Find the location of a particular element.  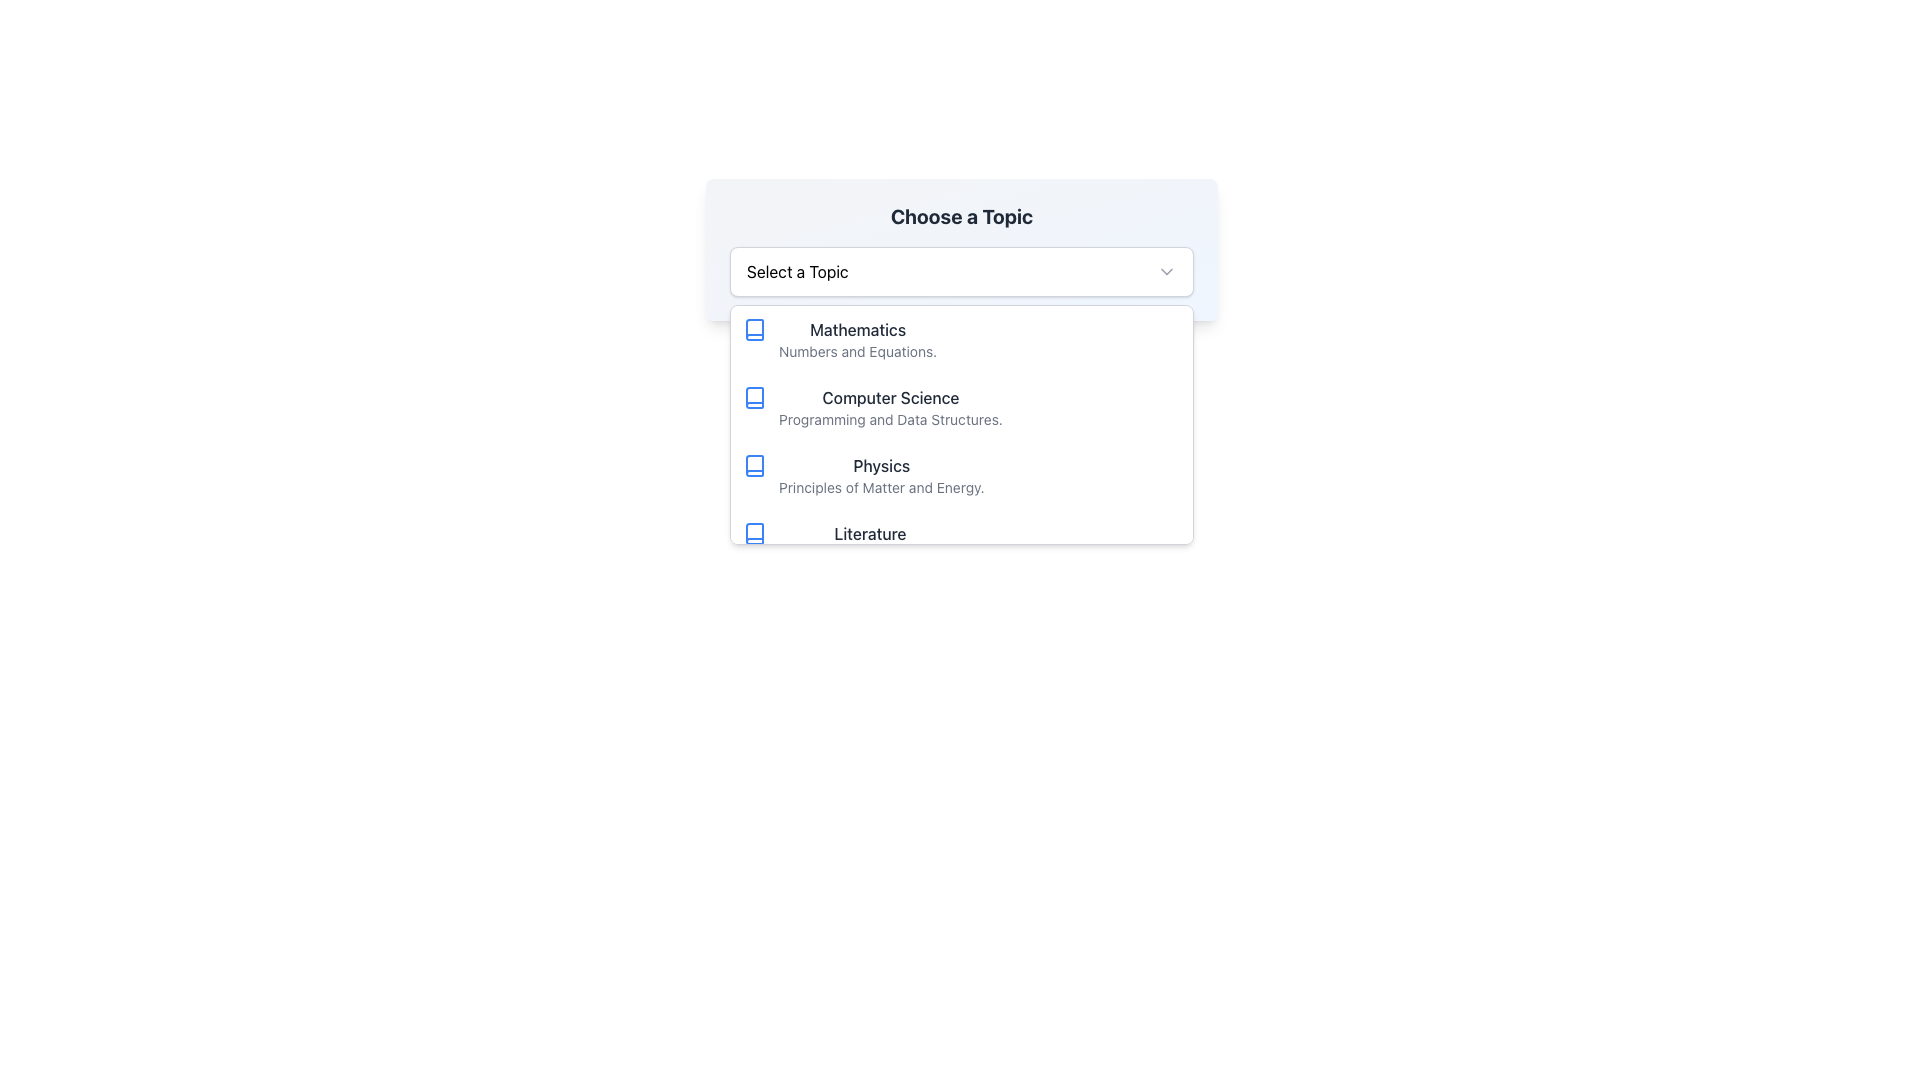

the 'Physics' option in the topics dropdown menu by keyboard navigation is located at coordinates (753, 466).